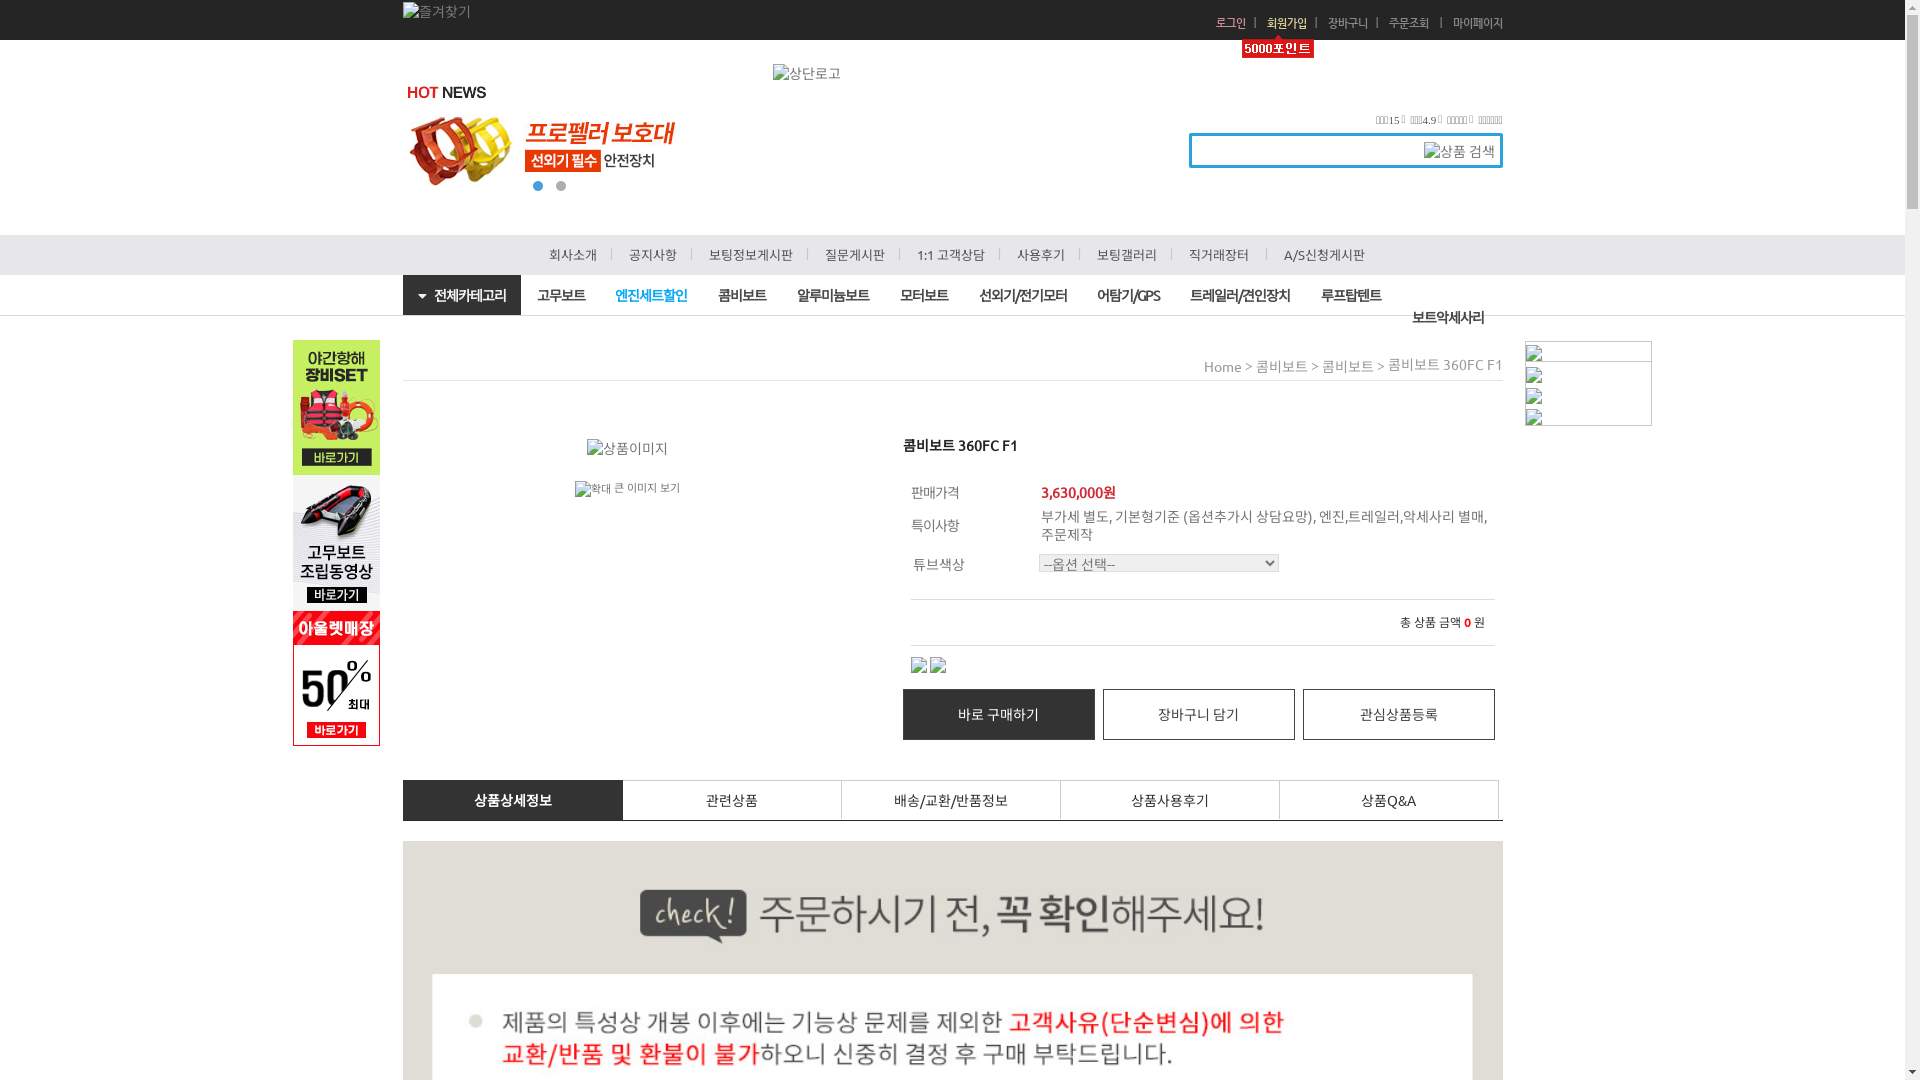  Describe the element at coordinates (1222, 366) in the screenshot. I see `'Home'` at that location.